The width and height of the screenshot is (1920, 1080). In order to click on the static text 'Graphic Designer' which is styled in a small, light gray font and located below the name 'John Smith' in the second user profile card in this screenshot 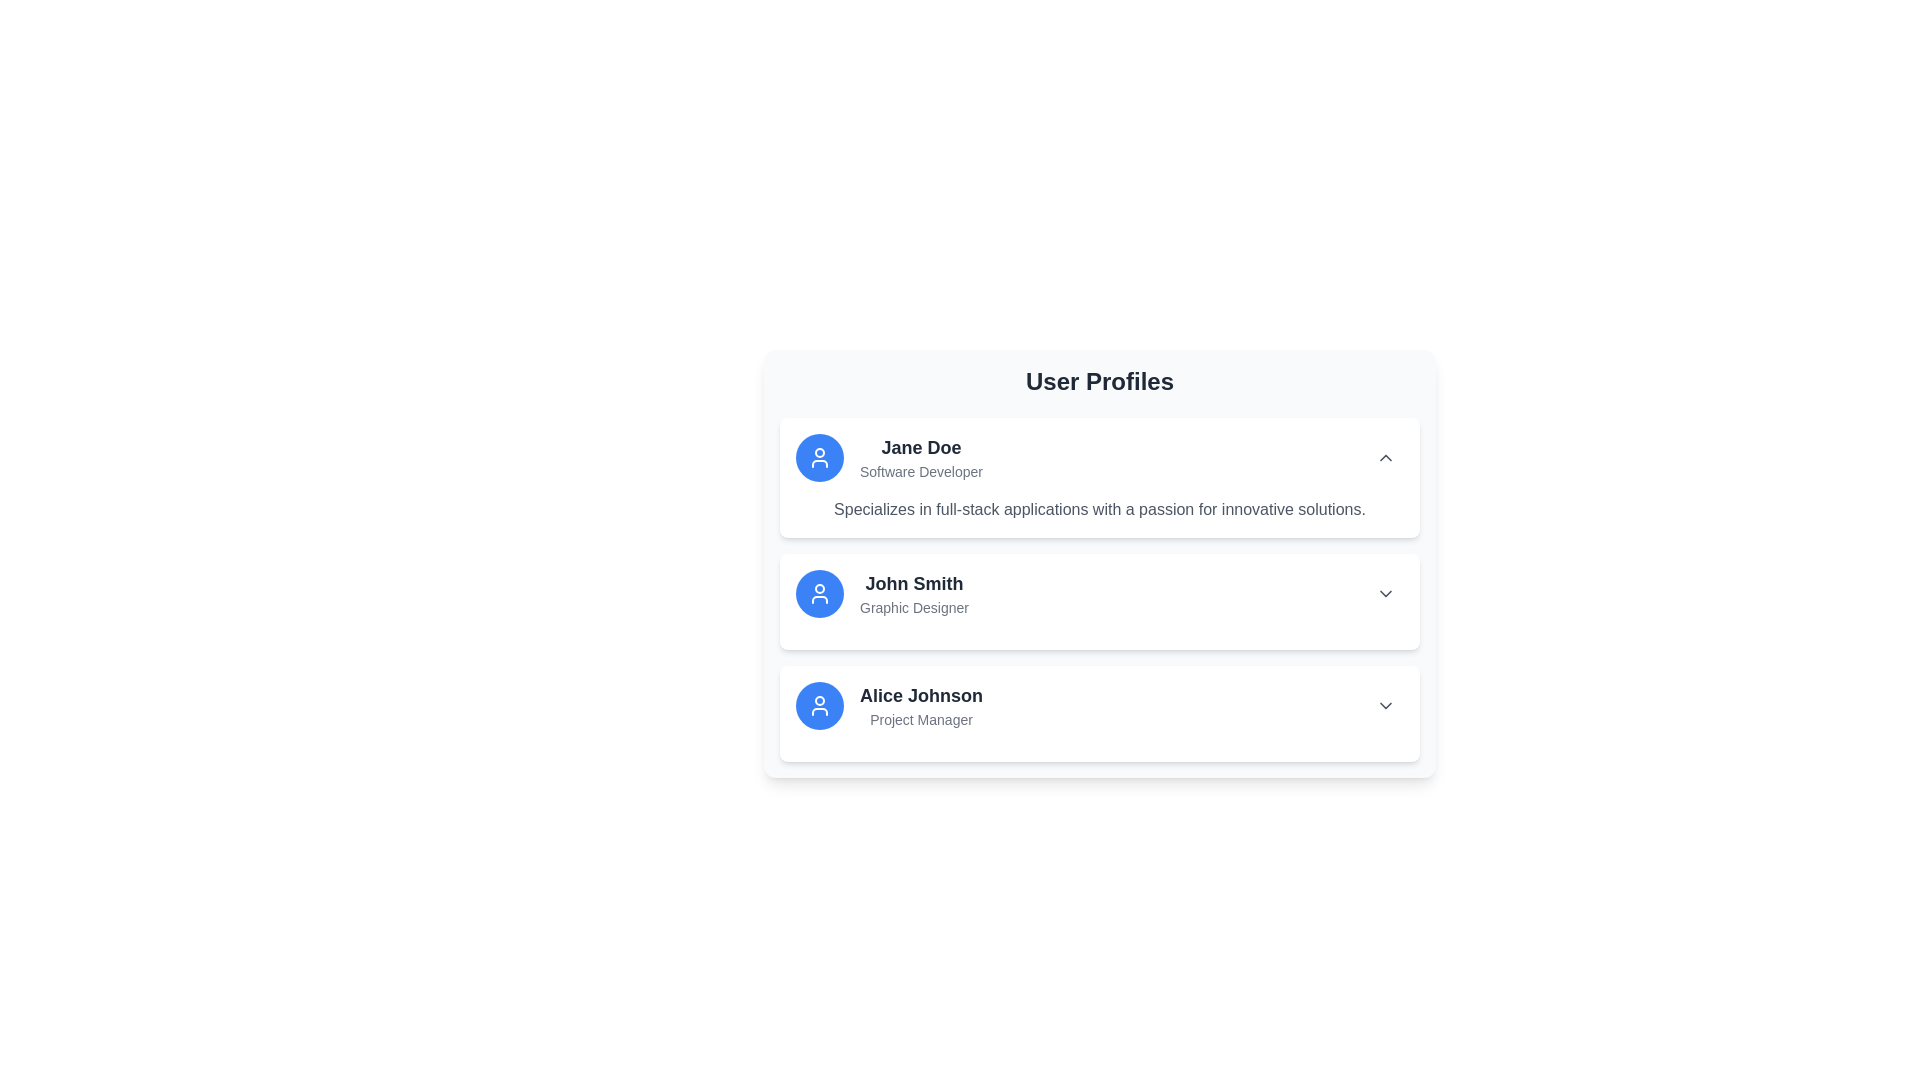, I will do `click(913, 607)`.